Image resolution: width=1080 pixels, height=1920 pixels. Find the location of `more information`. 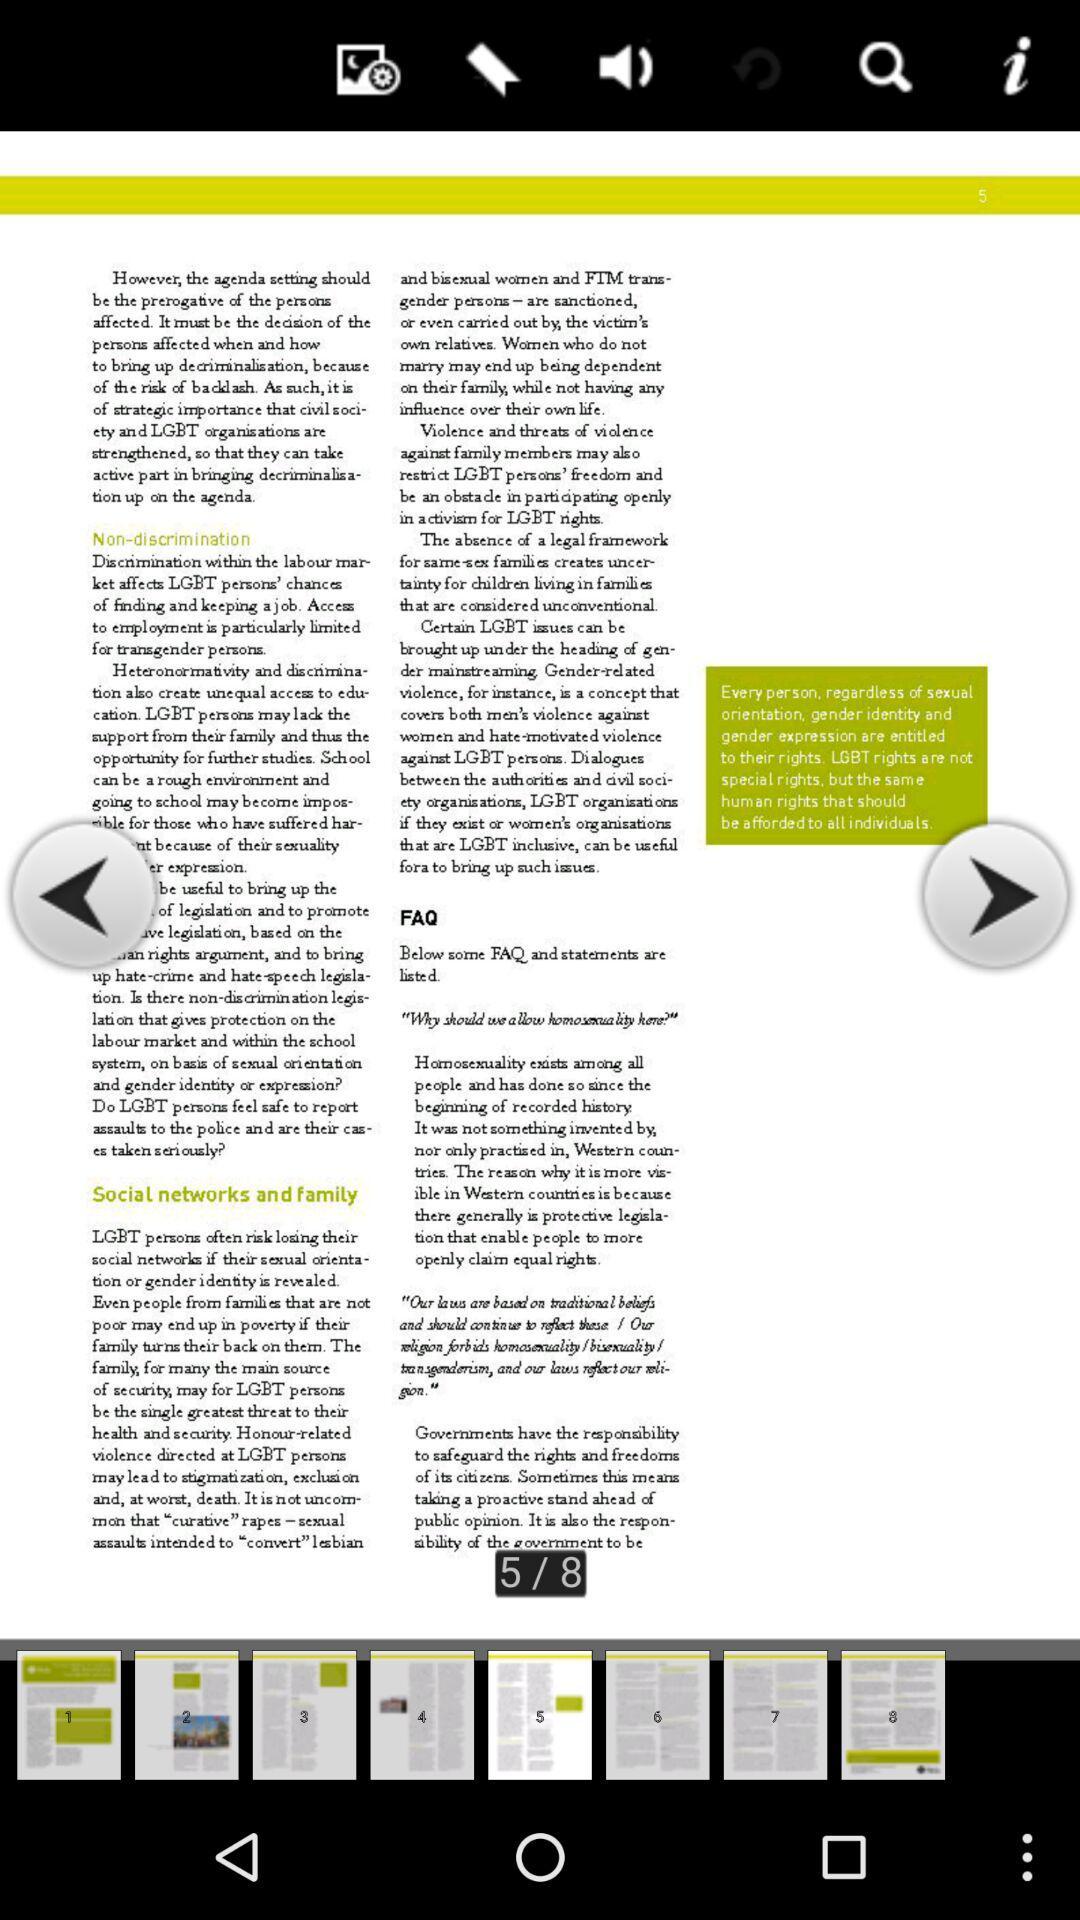

more information is located at coordinates (1014, 65).